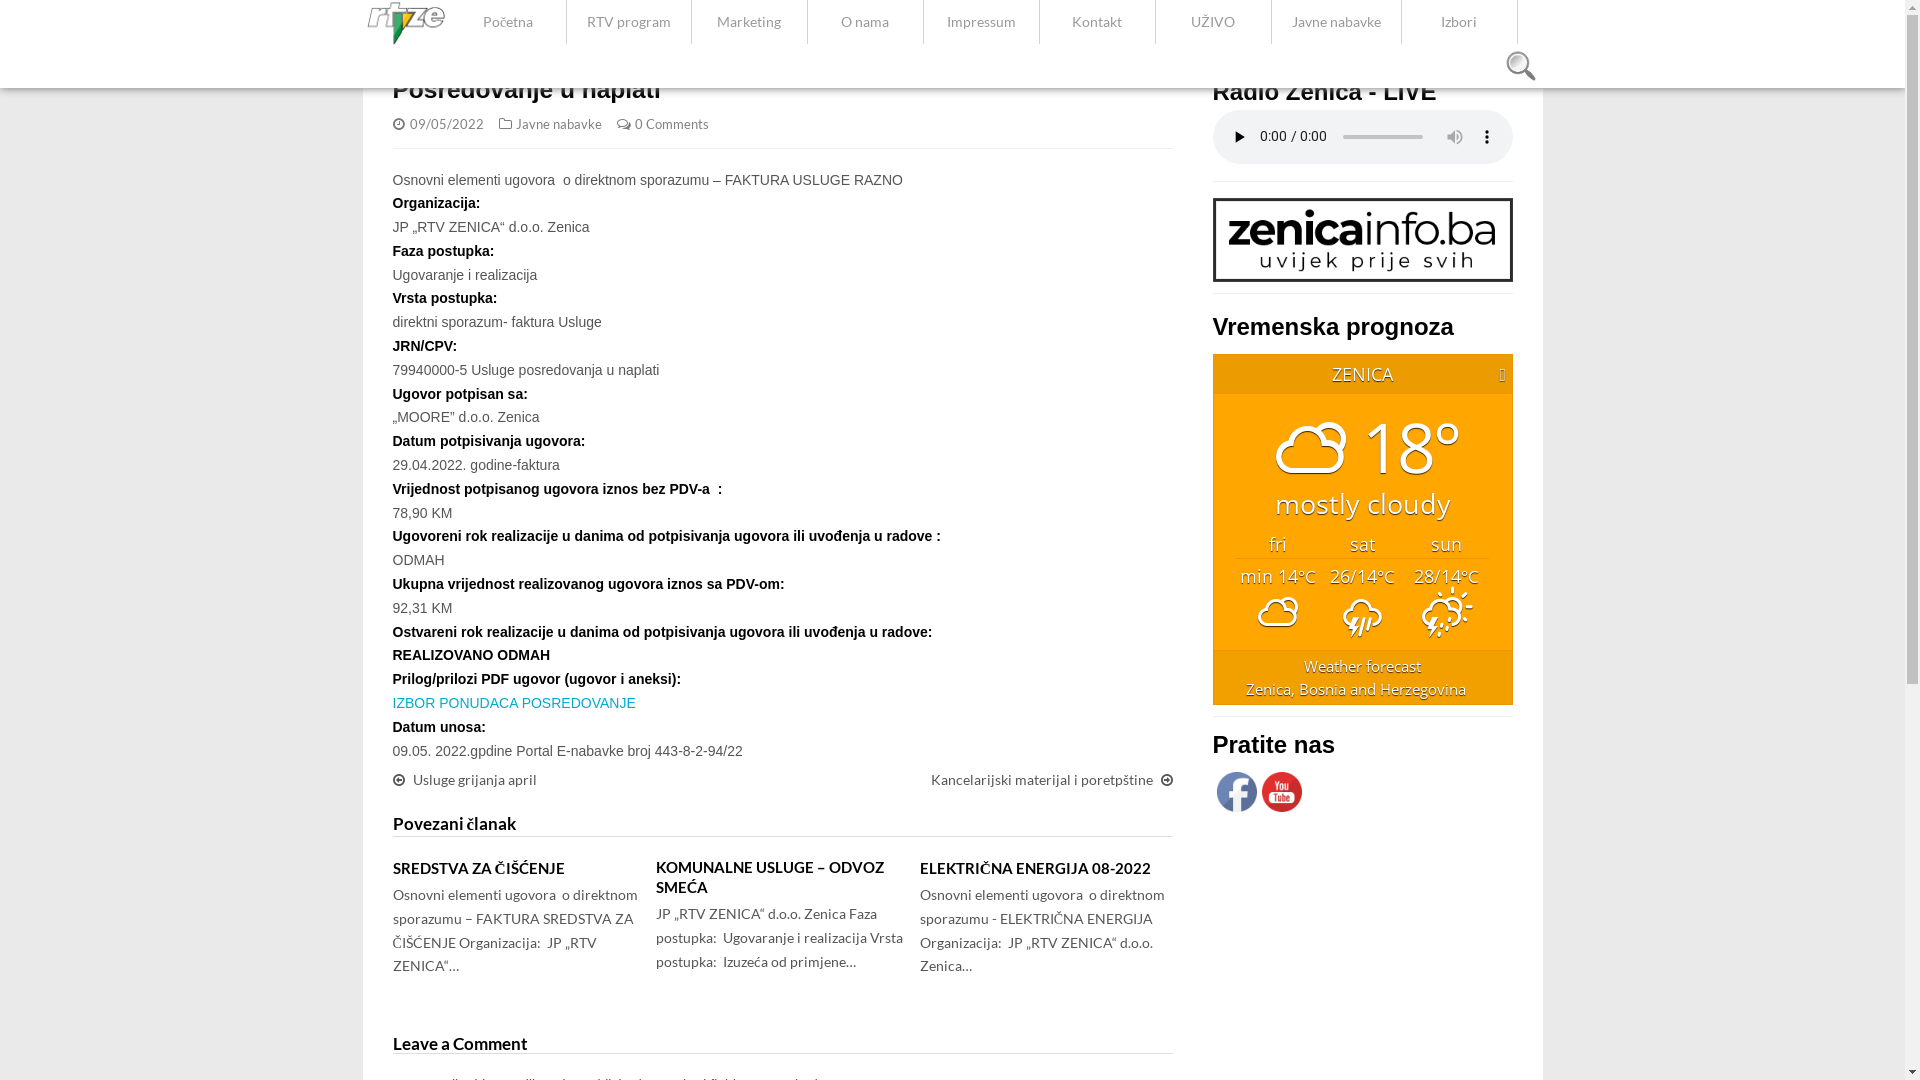  What do you see at coordinates (513, 701) in the screenshot?
I see `'IZBOR PONUDACA POSREDOVANJE'` at bounding box center [513, 701].